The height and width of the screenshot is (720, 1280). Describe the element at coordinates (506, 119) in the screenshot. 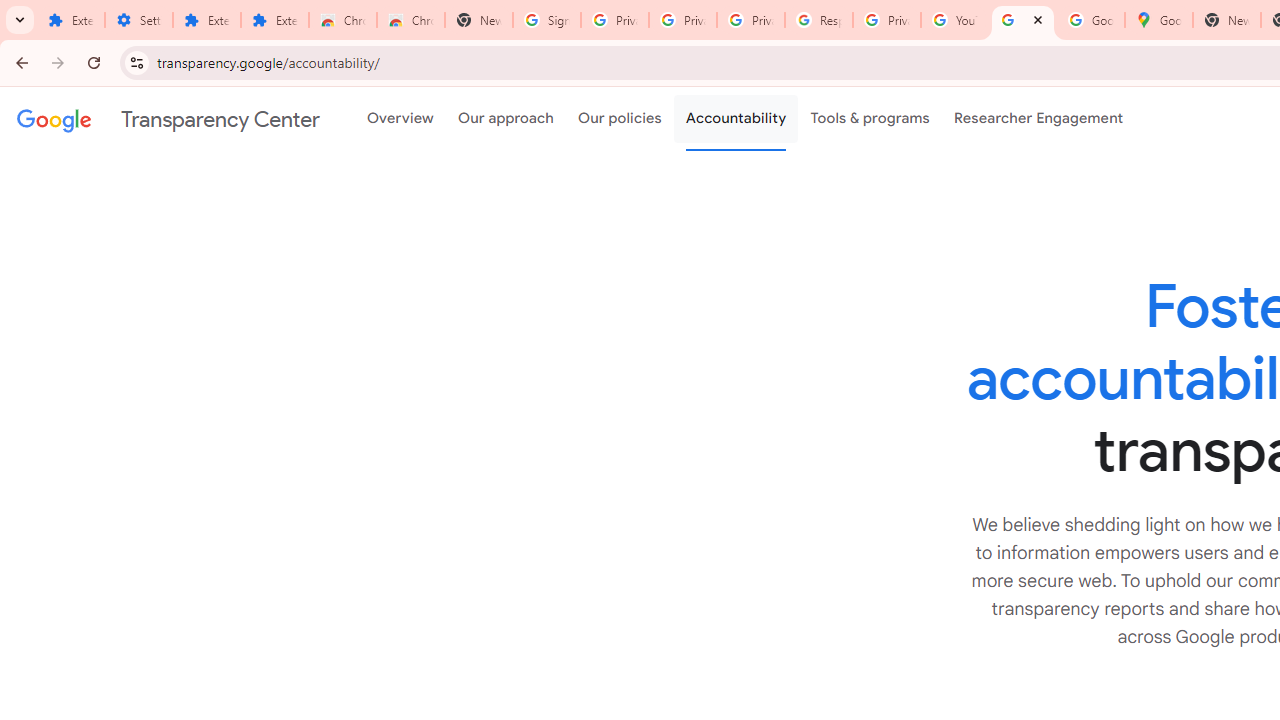

I see `'Our approach'` at that location.